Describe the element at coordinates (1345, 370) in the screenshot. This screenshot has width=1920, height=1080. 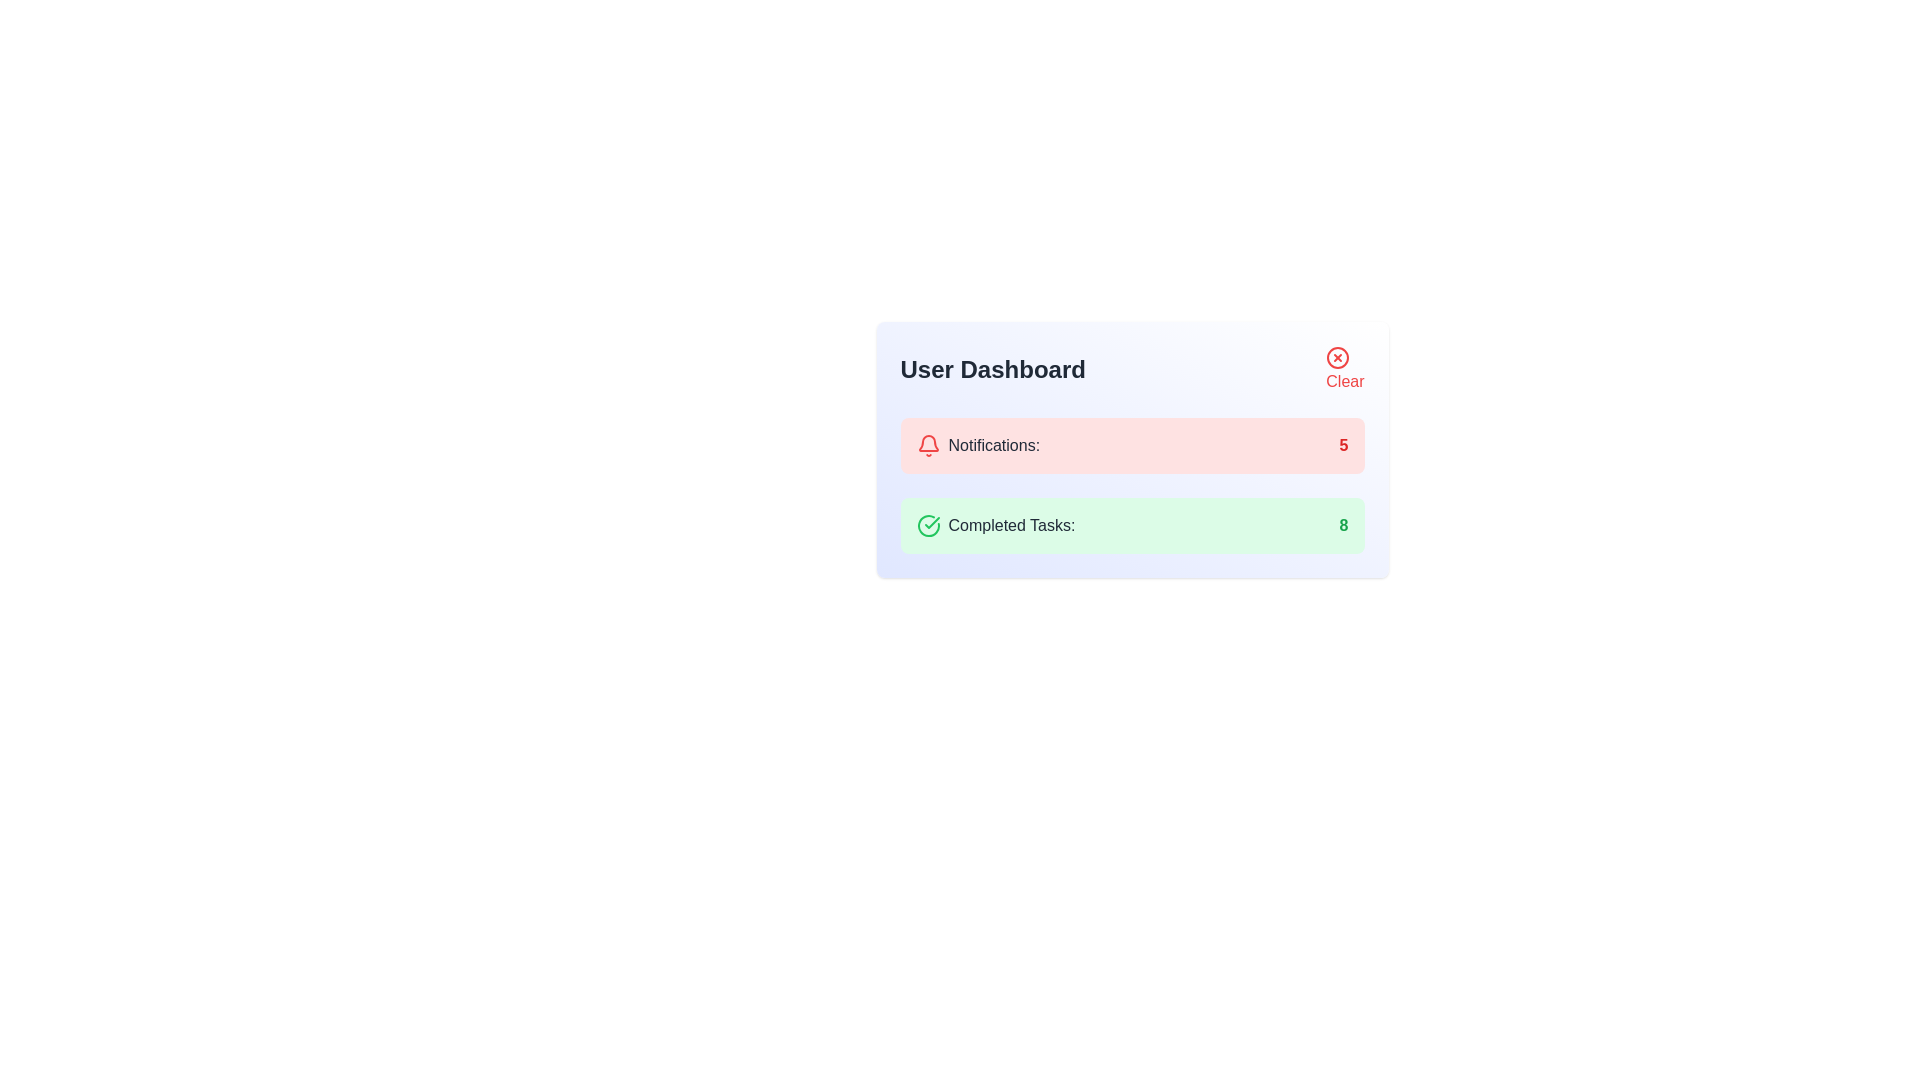
I see `the 'Clear' button, which is a small red text label located below a circular icon with an 'X' in the top-right corner of the 'User Dashboard'` at that location.